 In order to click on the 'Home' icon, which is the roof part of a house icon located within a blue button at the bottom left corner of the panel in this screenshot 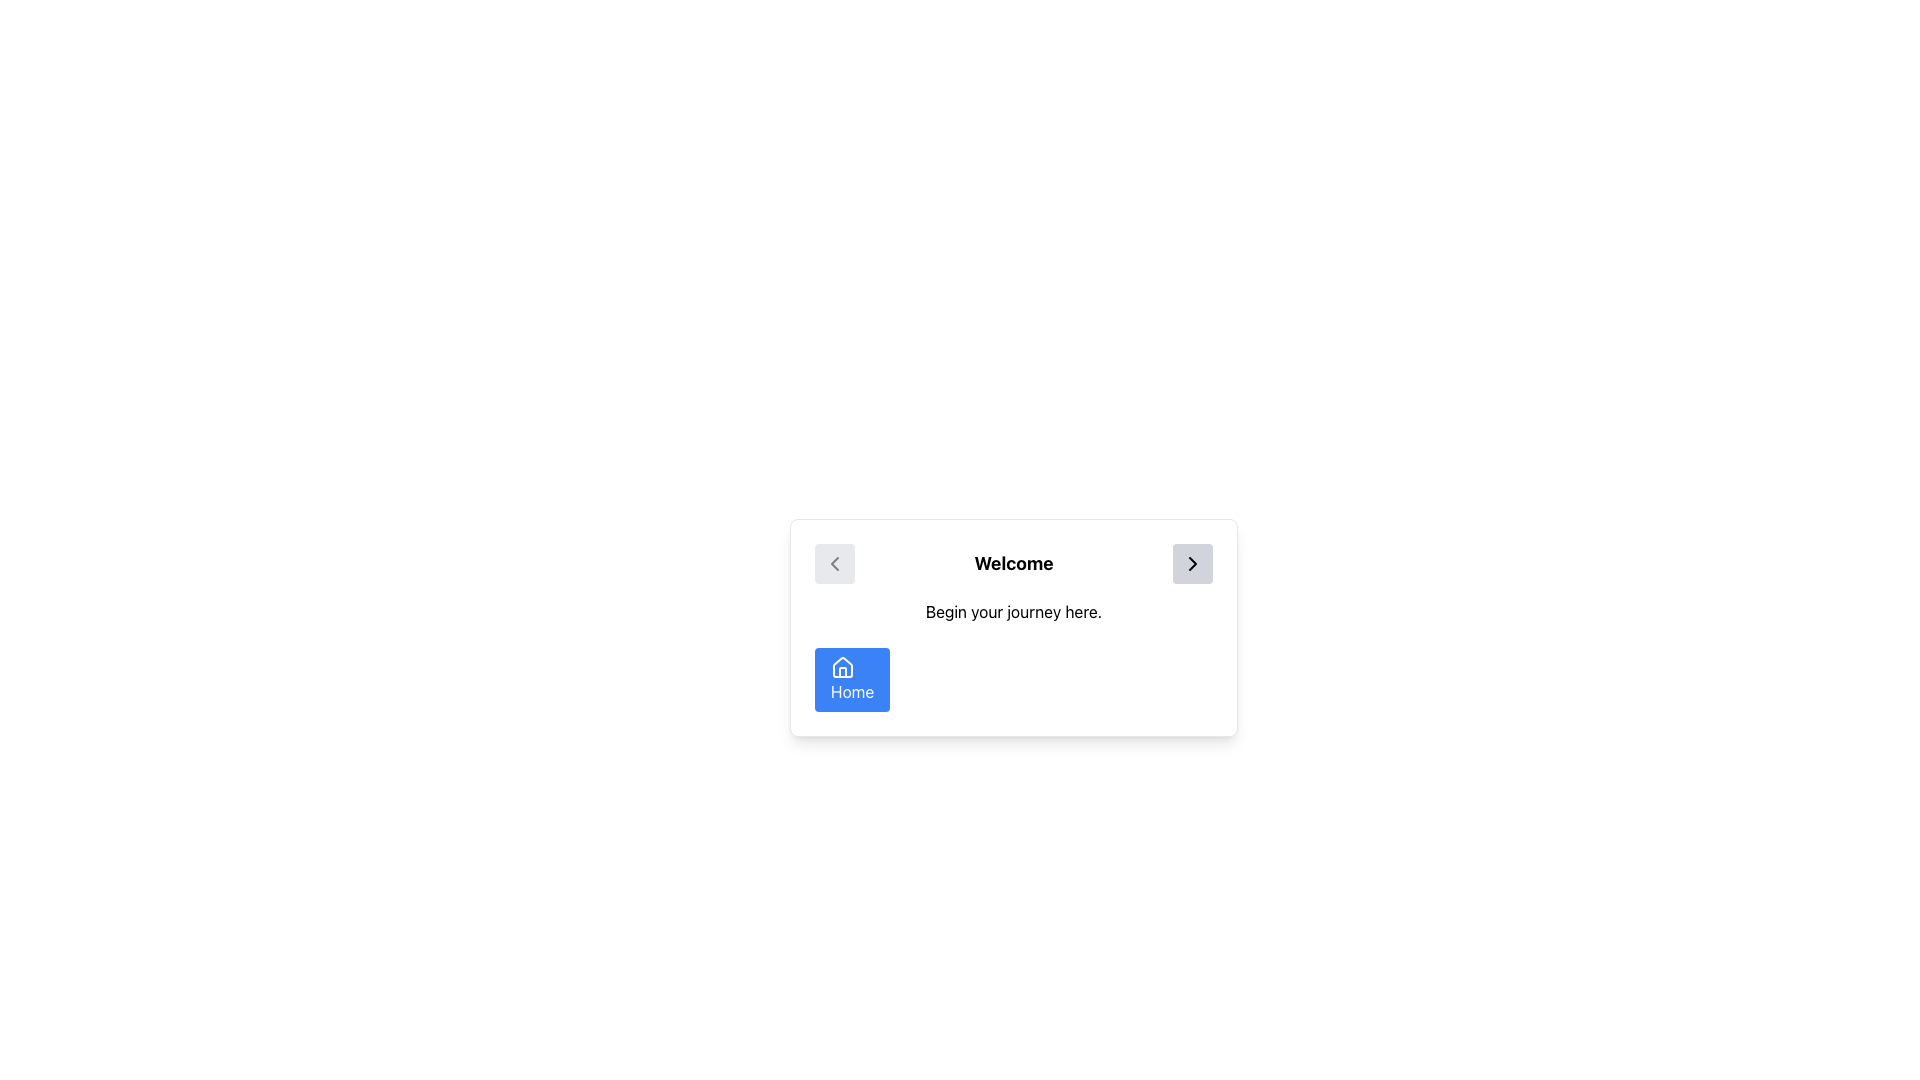, I will do `click(843, 667)`.